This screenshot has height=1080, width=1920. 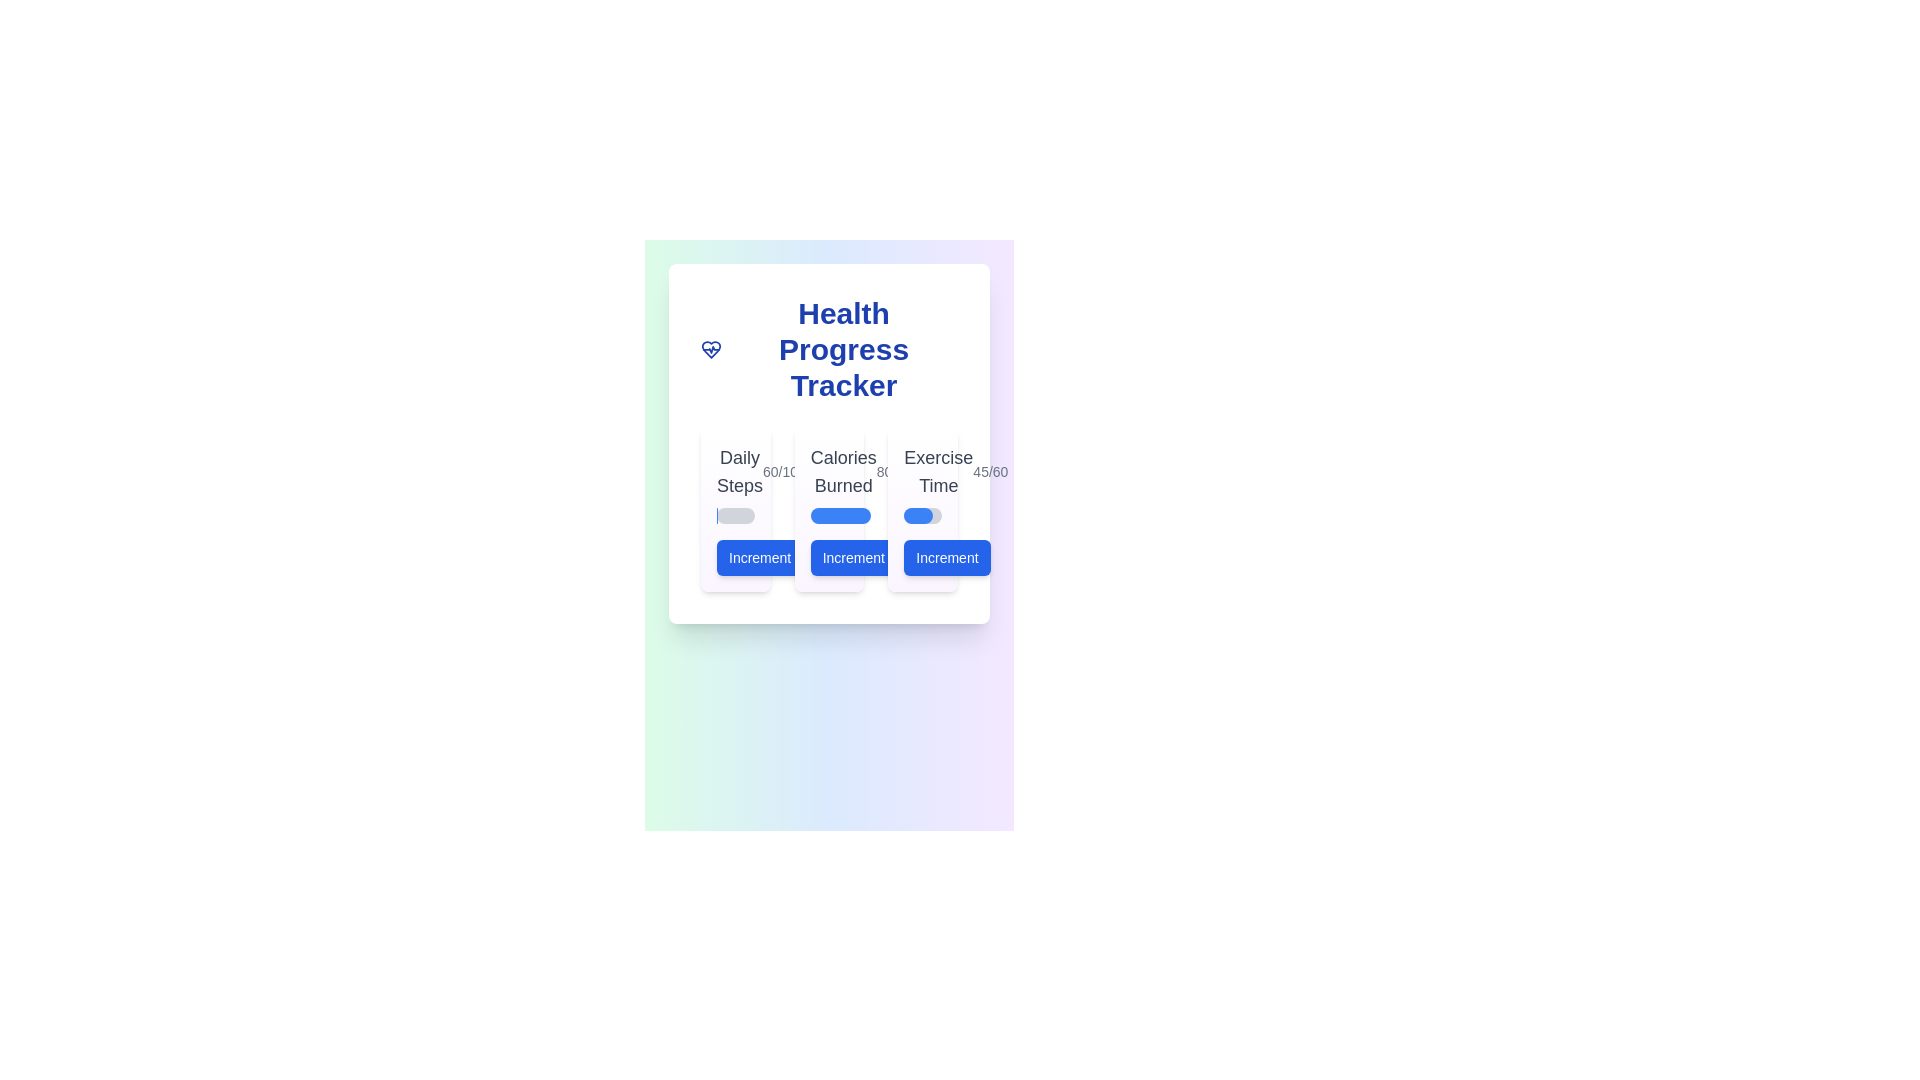 What do you see at coordinates (990, 471) in the screenshot?
I see `text label displaying '45/60' located on the right side of the 'Exercise Time' panel in the 'Health Progress Tracker' interface` at bounding box center [990, 471].